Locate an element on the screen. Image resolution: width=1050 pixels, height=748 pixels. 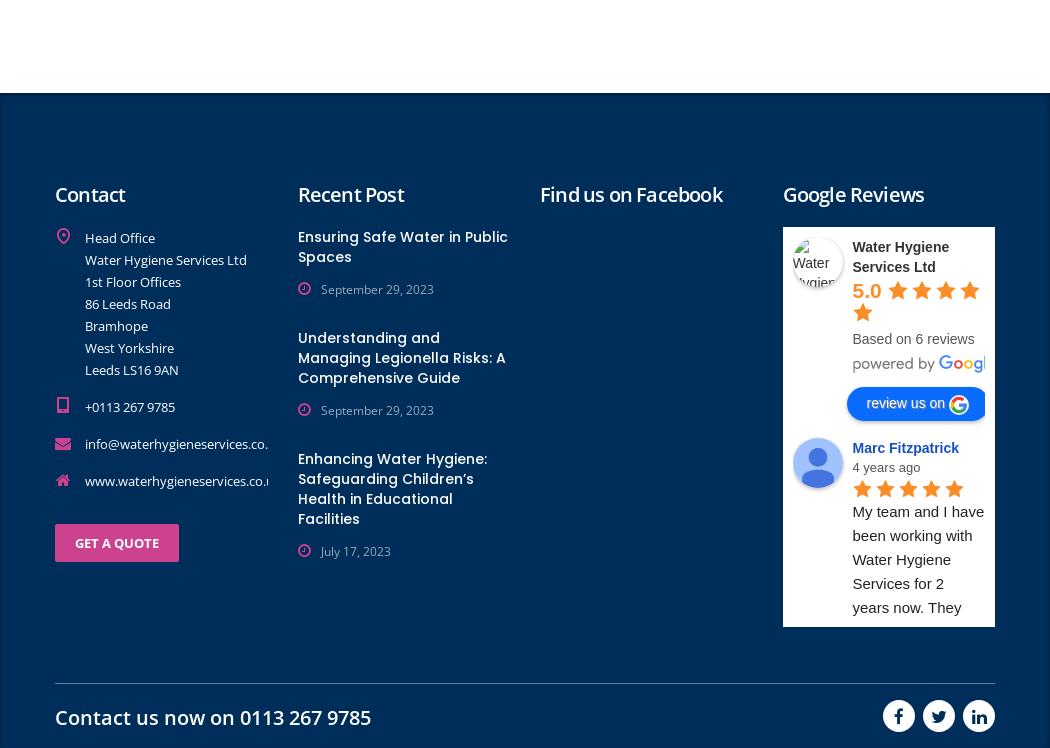
'Understanding and Managing Legionella Risks: A Comprehensive Guide' is located at coordinates (400, 356).